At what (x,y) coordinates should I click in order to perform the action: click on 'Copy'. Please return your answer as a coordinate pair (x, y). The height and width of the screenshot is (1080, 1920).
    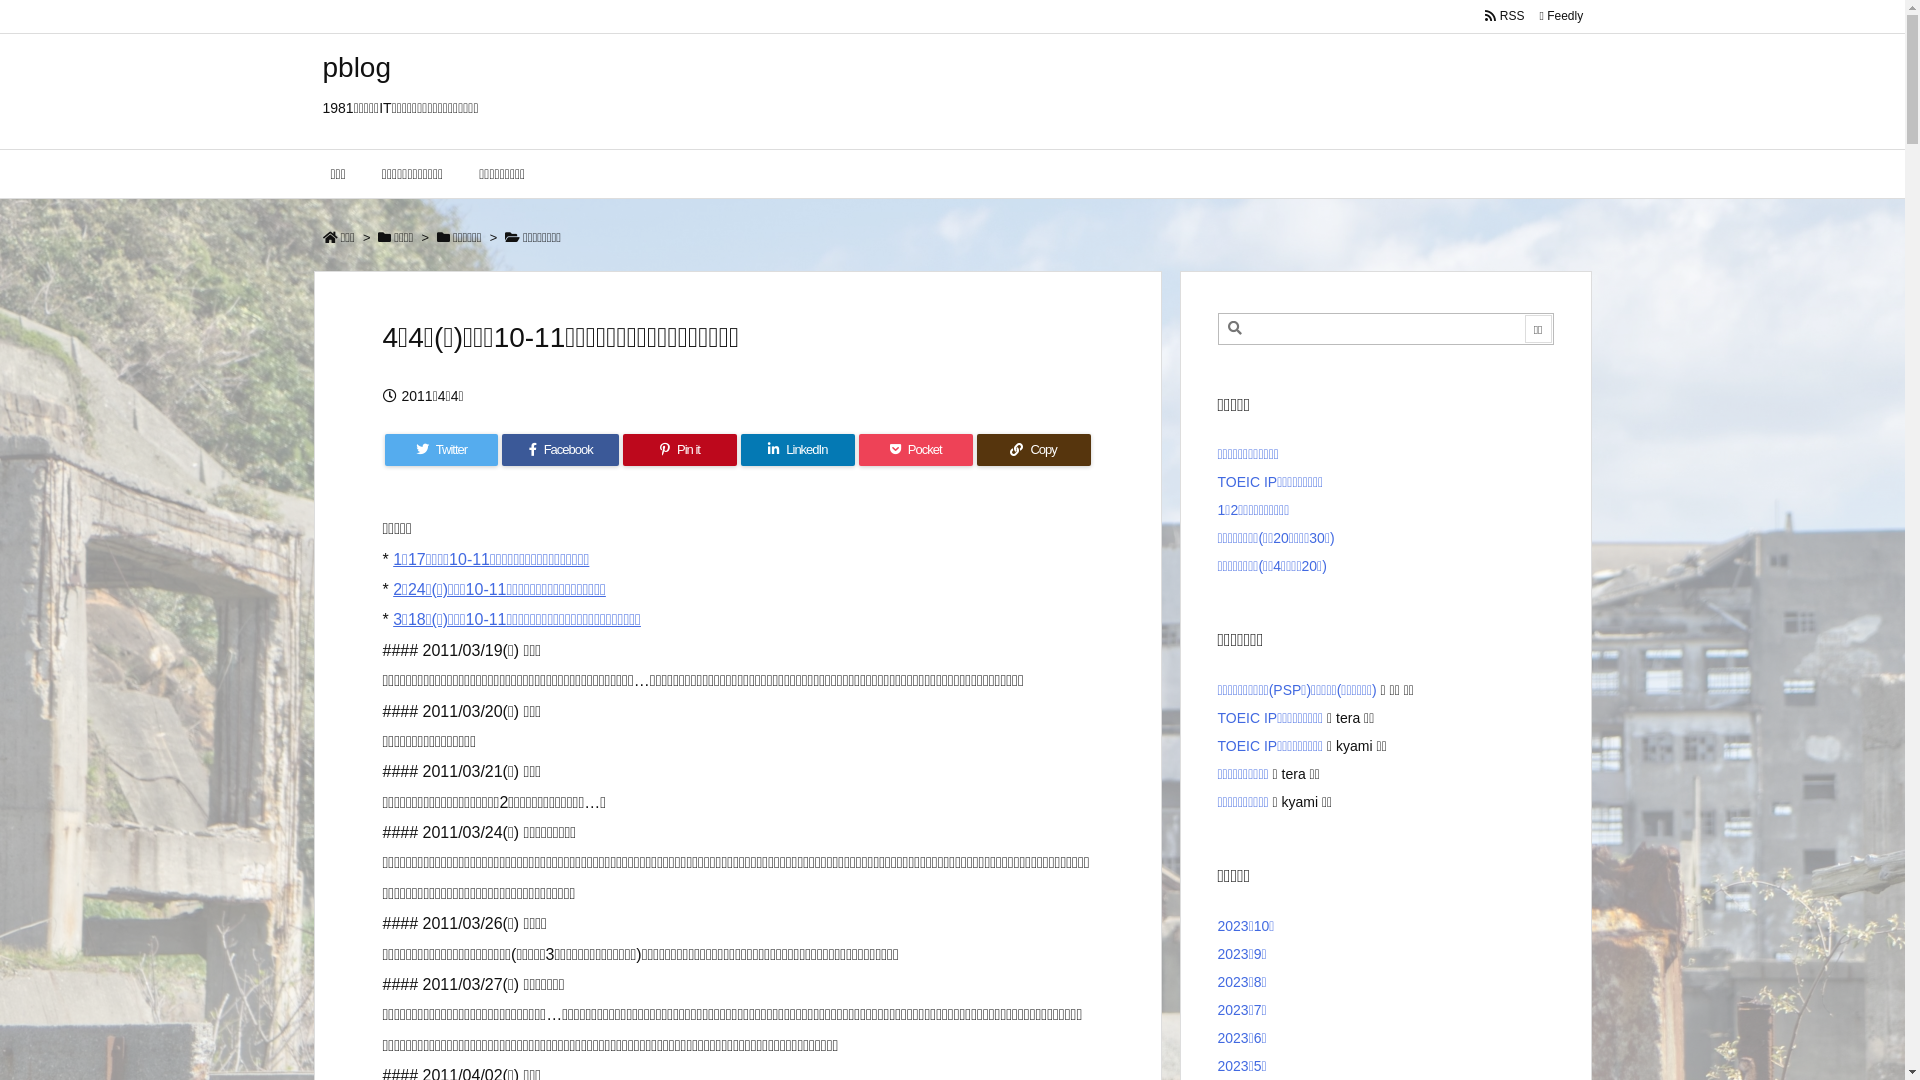
    Looking at the image, I should click on (977, 450).